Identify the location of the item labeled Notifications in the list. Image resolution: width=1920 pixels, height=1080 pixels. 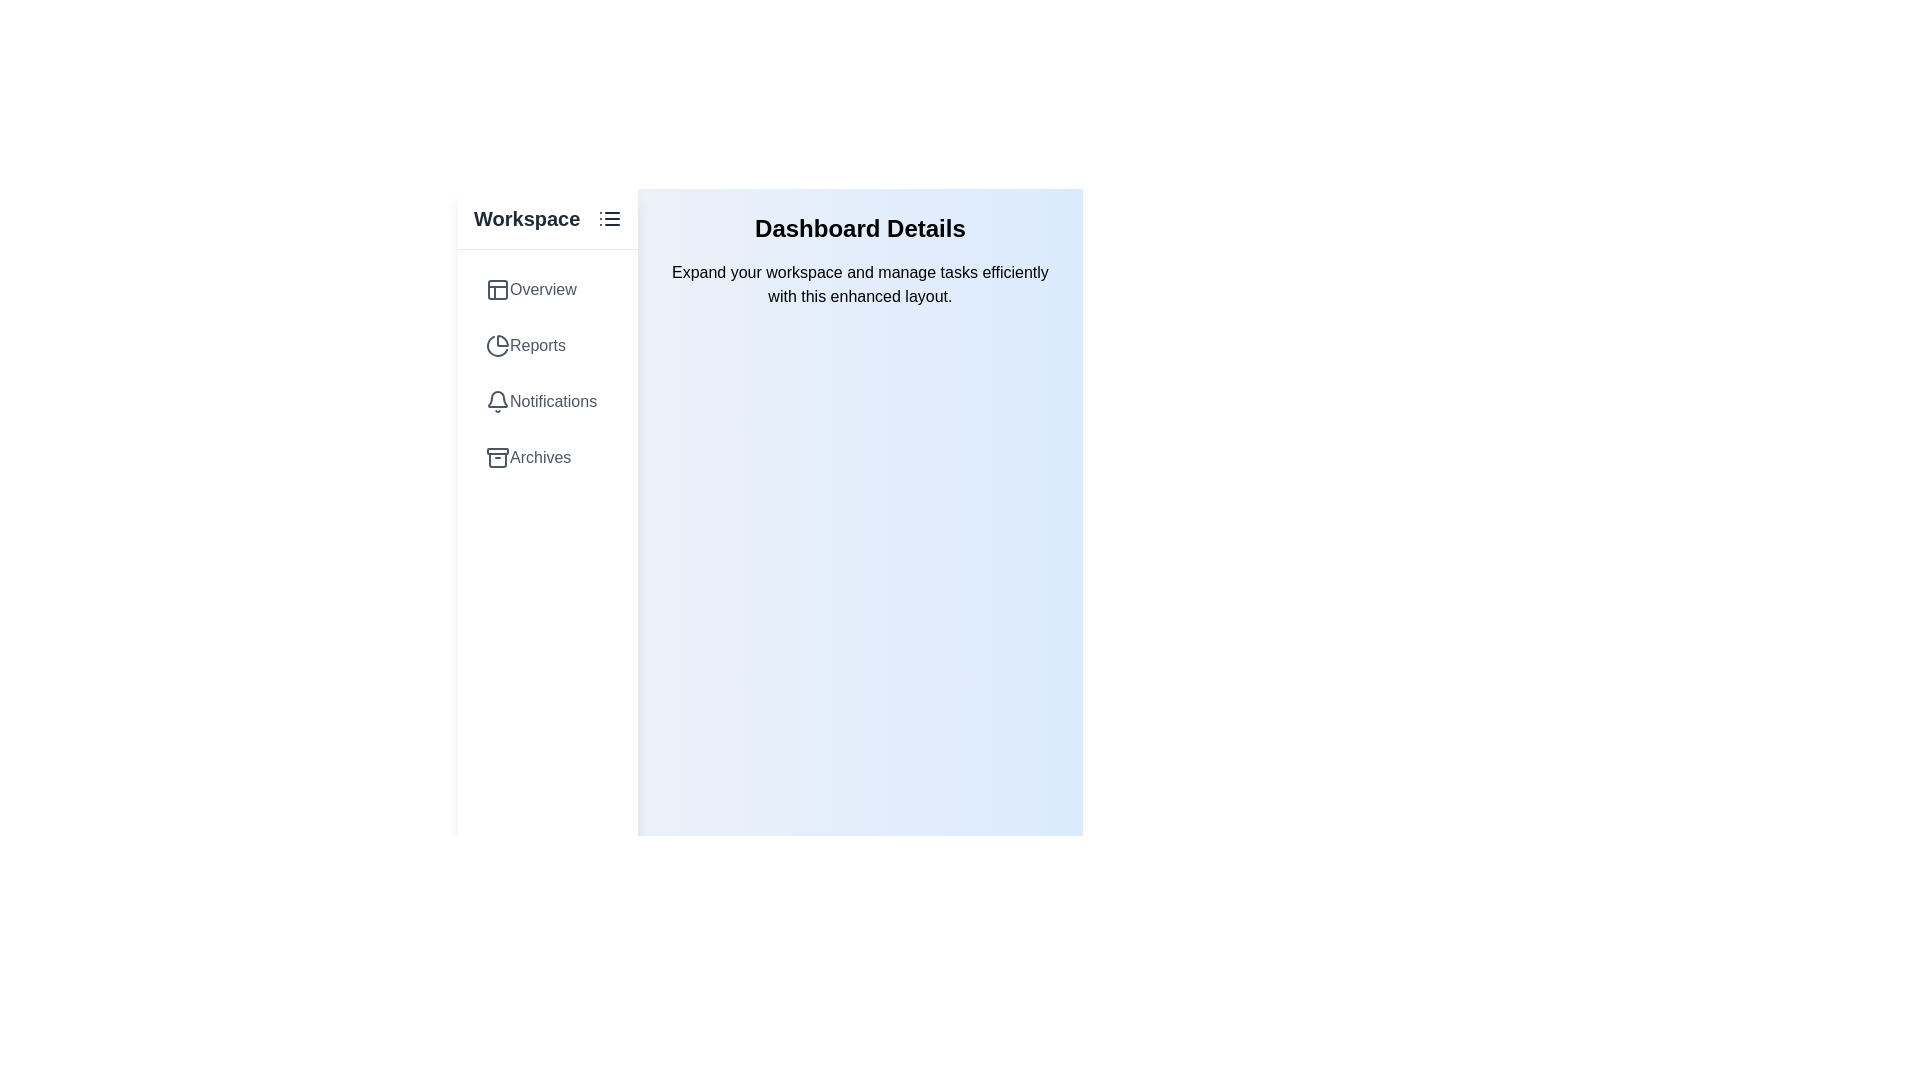
(547, 401).